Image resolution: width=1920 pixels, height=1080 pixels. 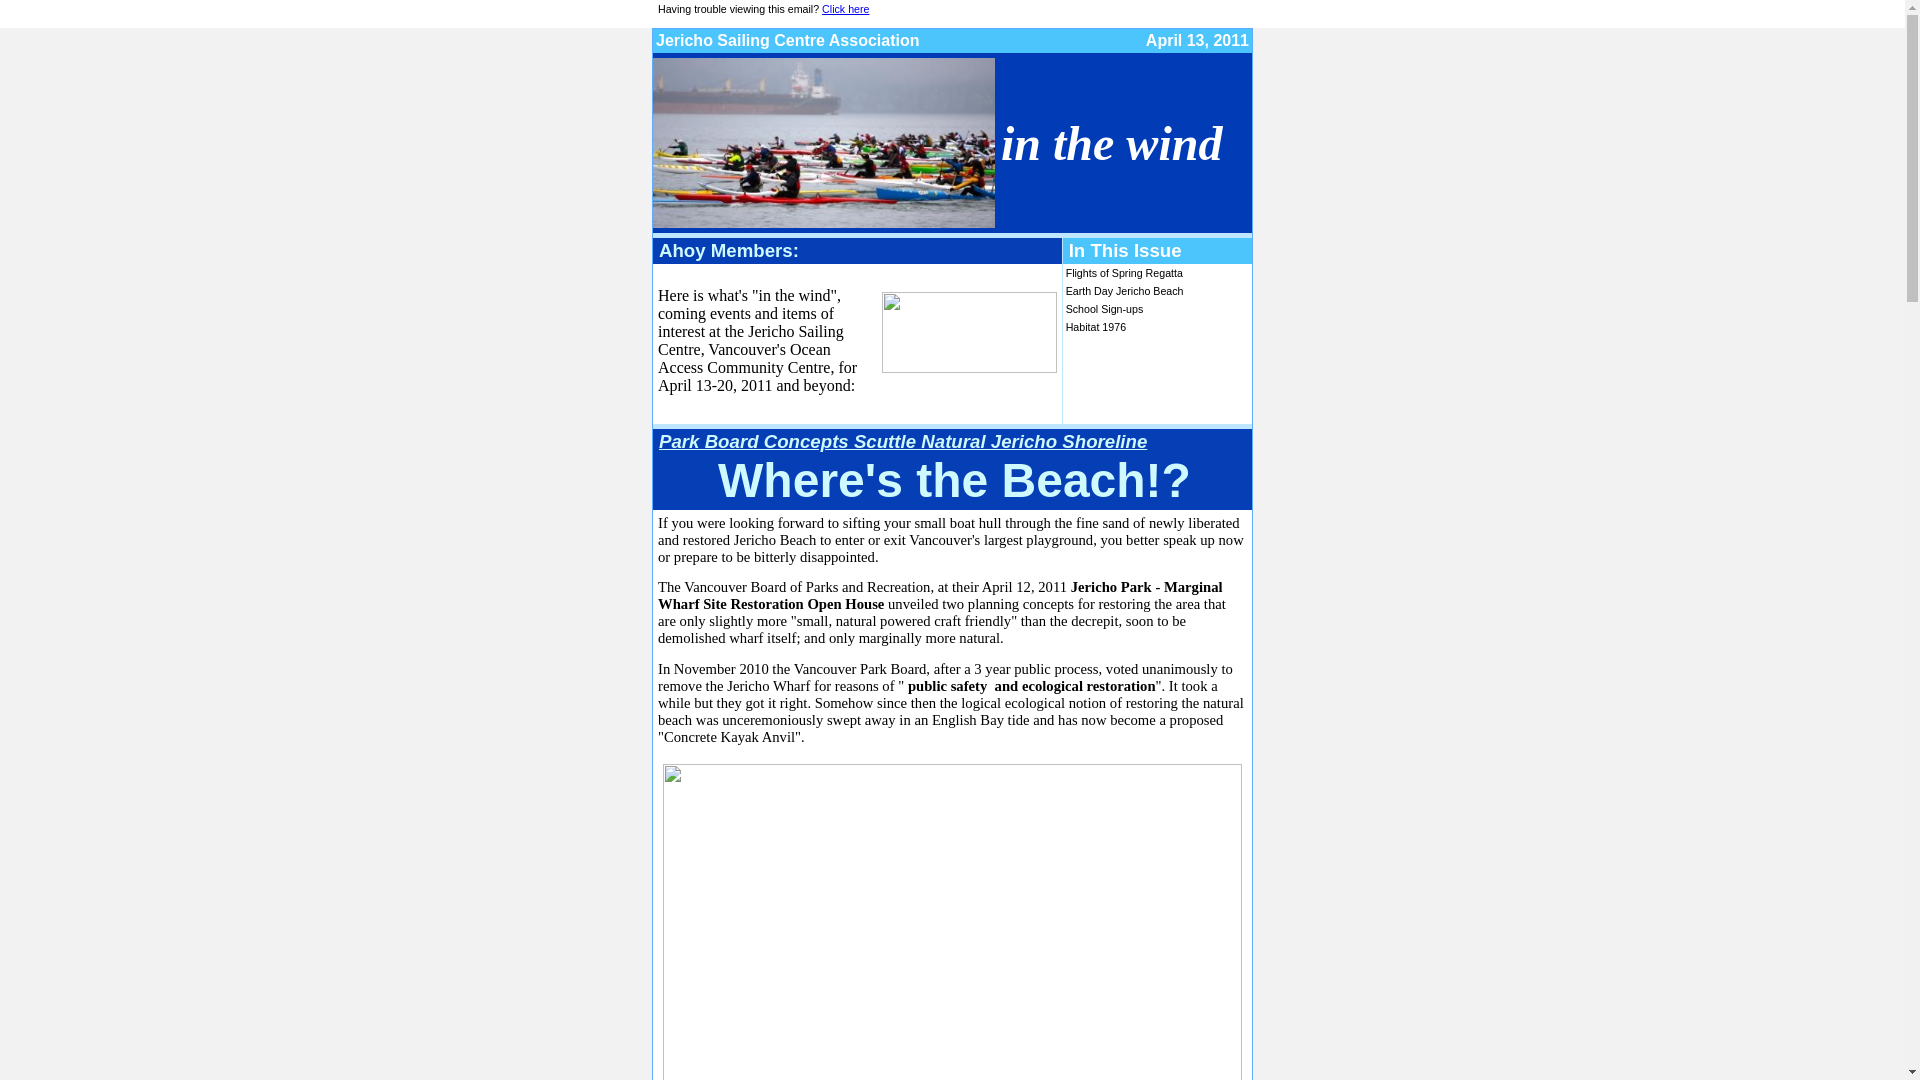 I want to click on 'Earth Day Jericho Beach', so click(x=1124, y=290).